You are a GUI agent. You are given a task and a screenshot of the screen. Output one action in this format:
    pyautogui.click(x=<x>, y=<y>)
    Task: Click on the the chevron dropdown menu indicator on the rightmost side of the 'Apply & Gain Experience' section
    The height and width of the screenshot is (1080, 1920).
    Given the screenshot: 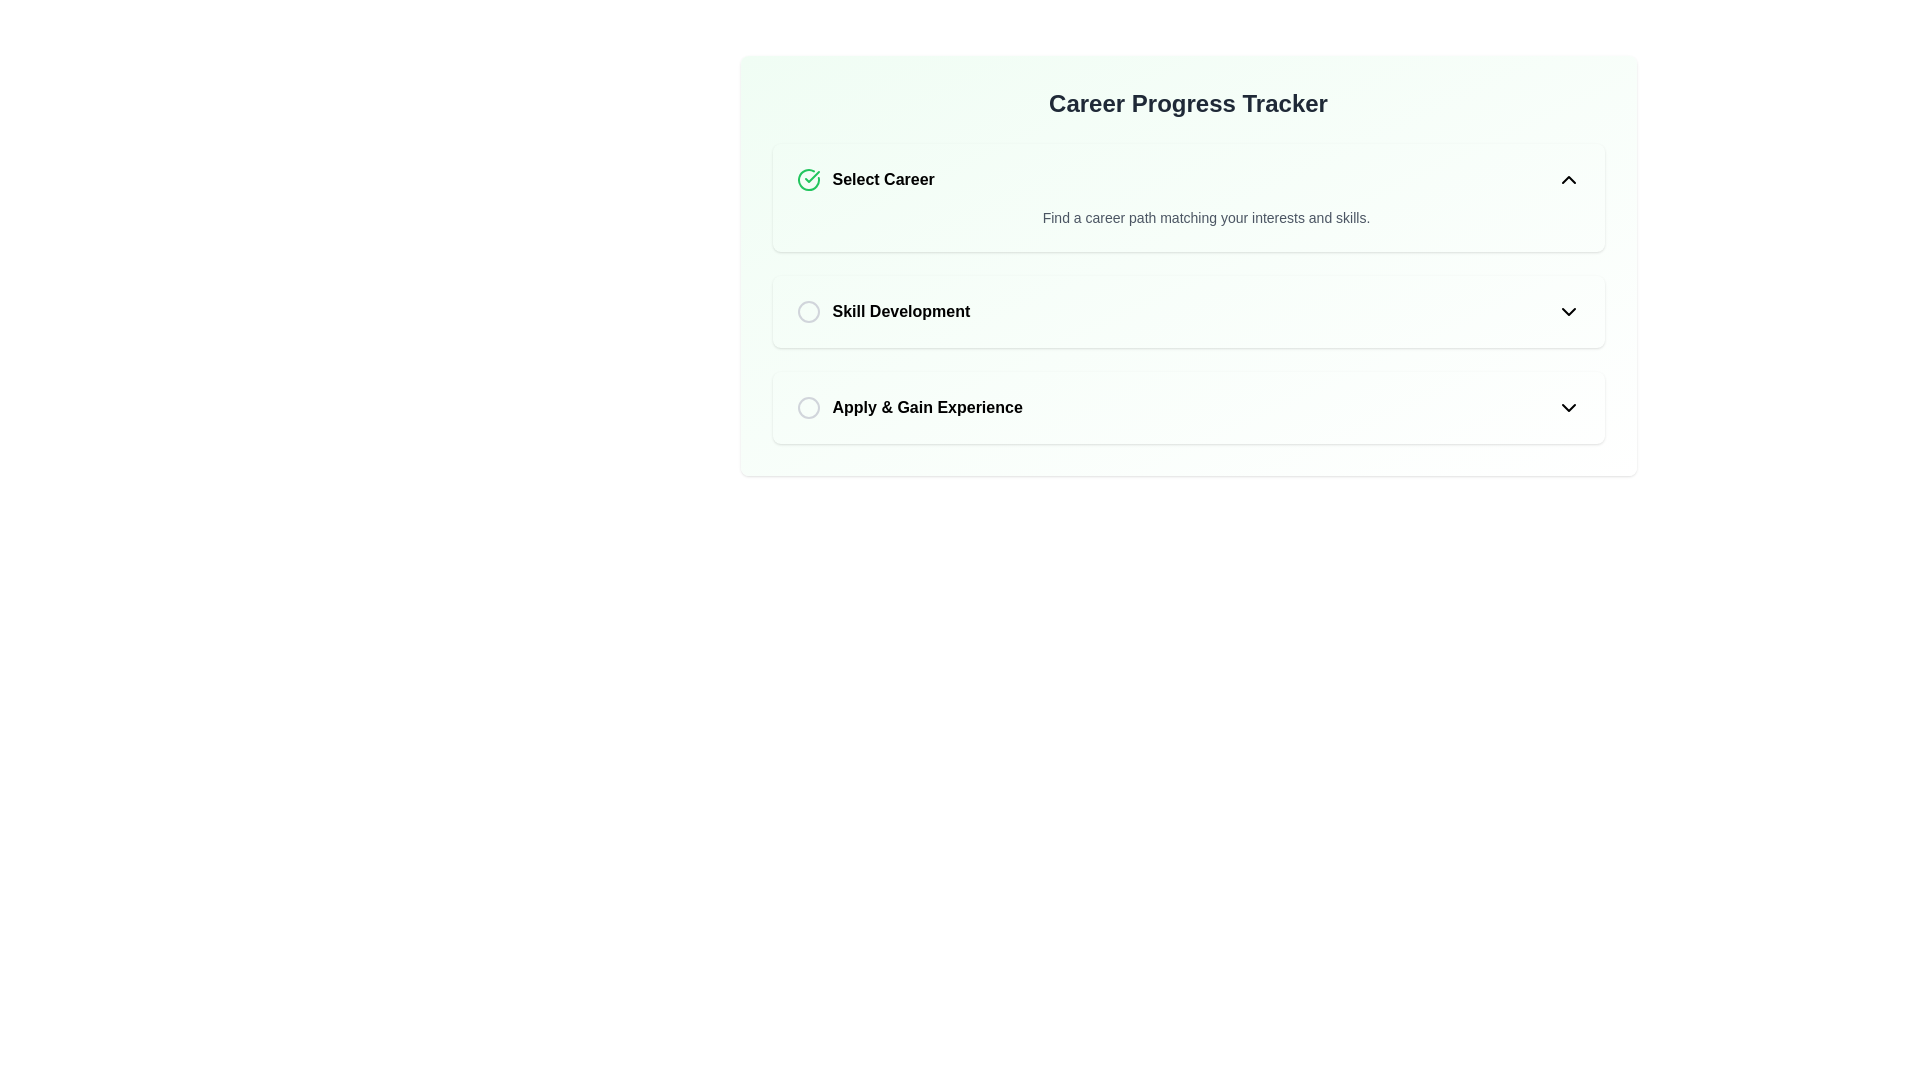 What is the action you would take?
    pyautogui.click(x=1567, y=407)
    